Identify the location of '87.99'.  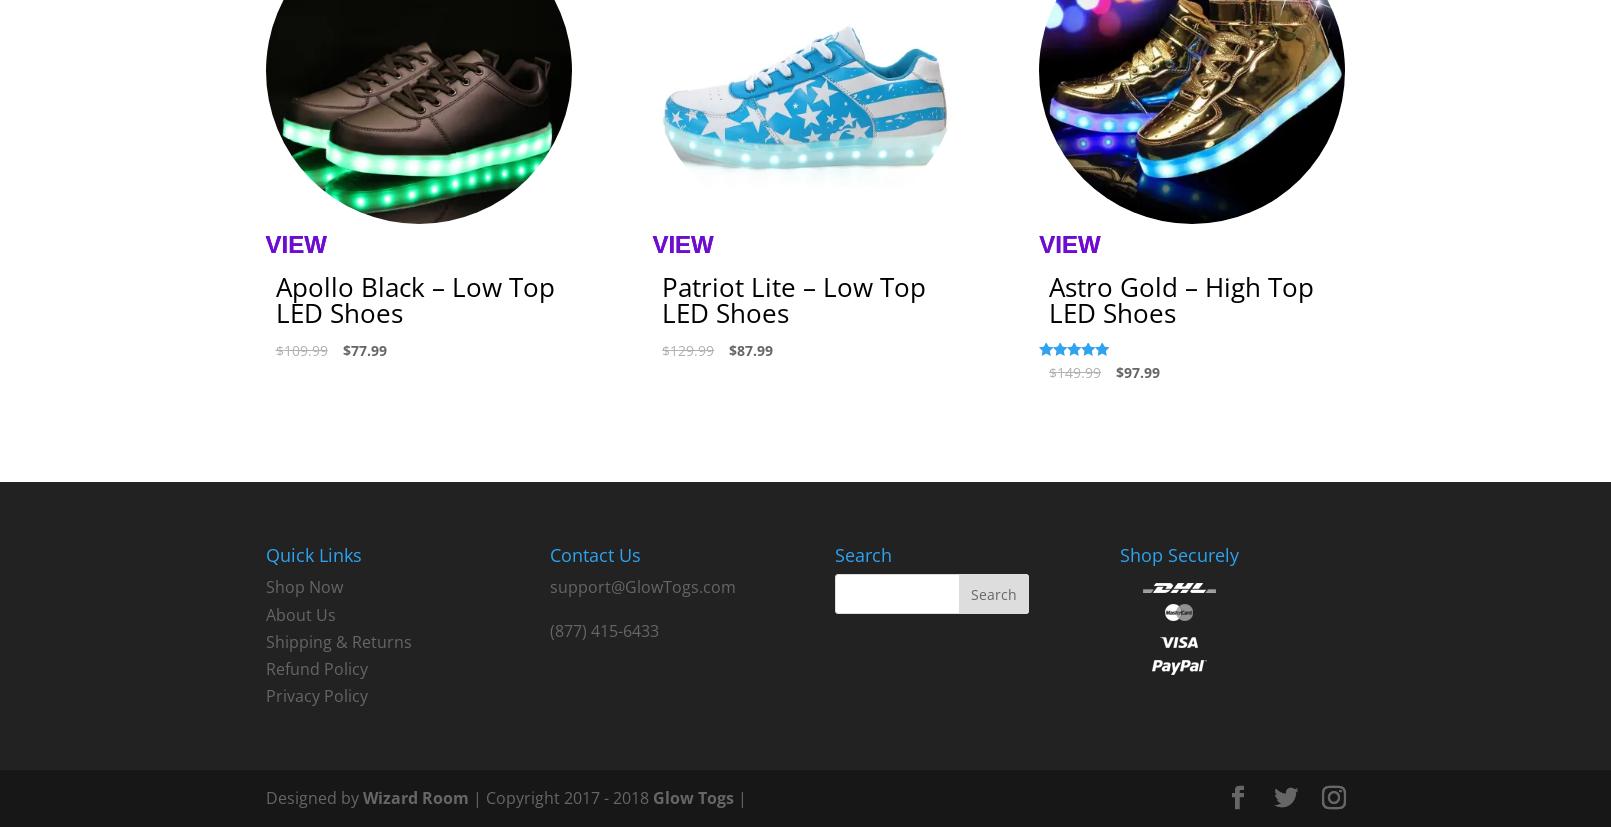
(755, 350).